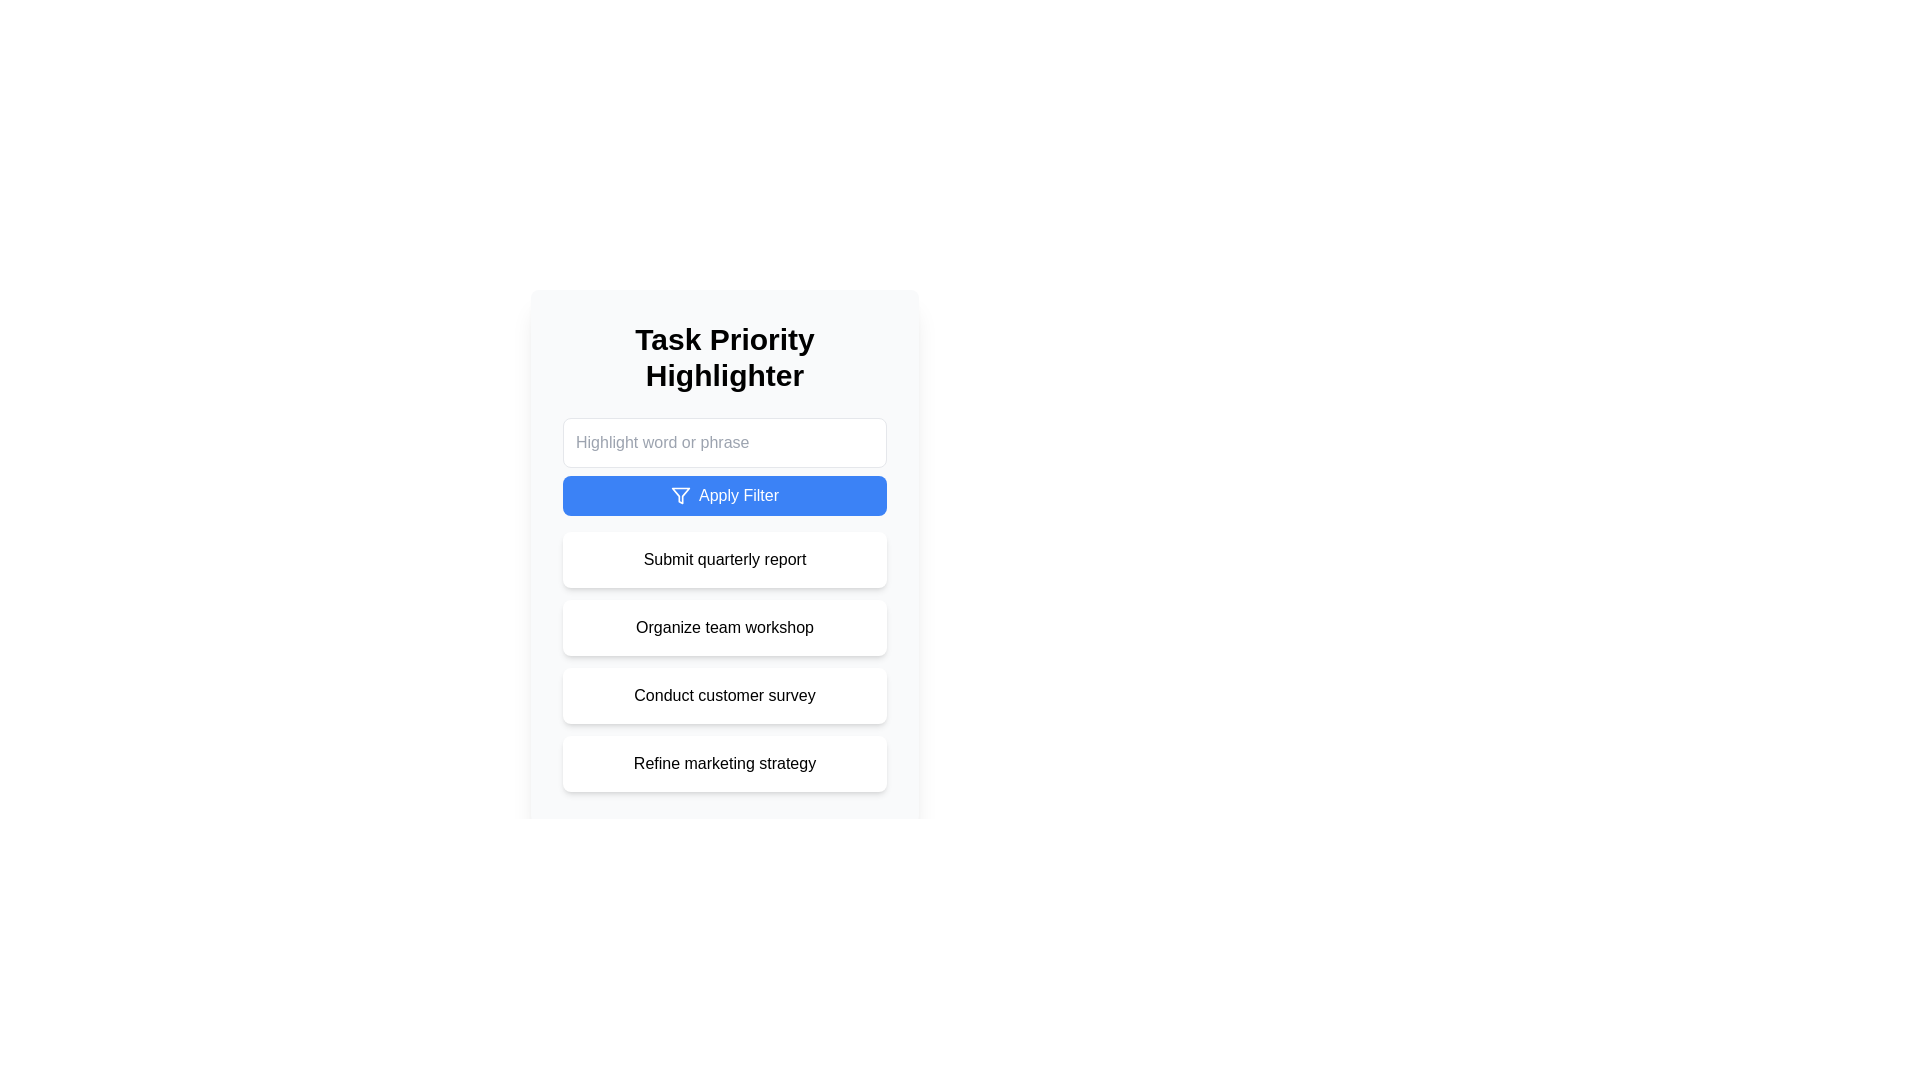  I want to click on the button in the 'Task Priority Highlighter' section to trigger a visual state change, so click(723, 466).